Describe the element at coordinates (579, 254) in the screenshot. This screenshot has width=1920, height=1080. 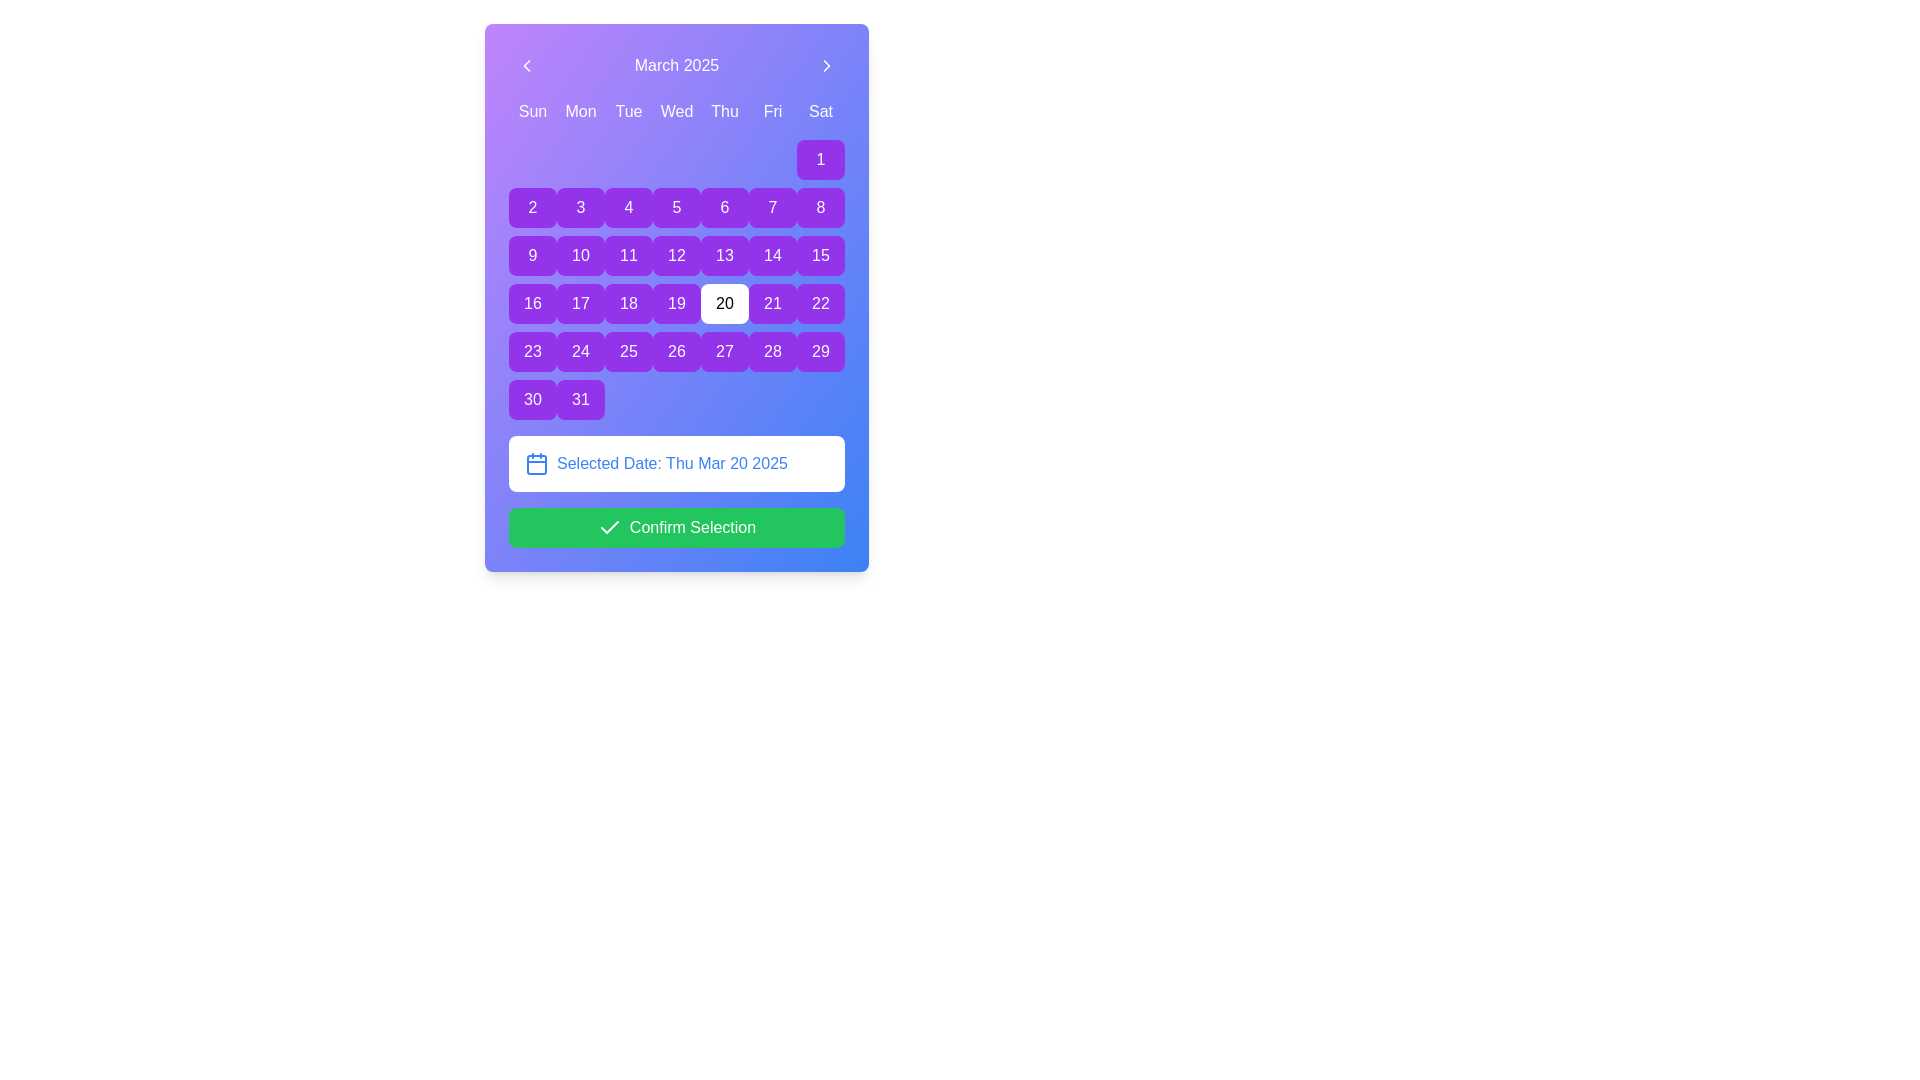
I see `the button with a purple background and white text displaying the number '10'` at that location.